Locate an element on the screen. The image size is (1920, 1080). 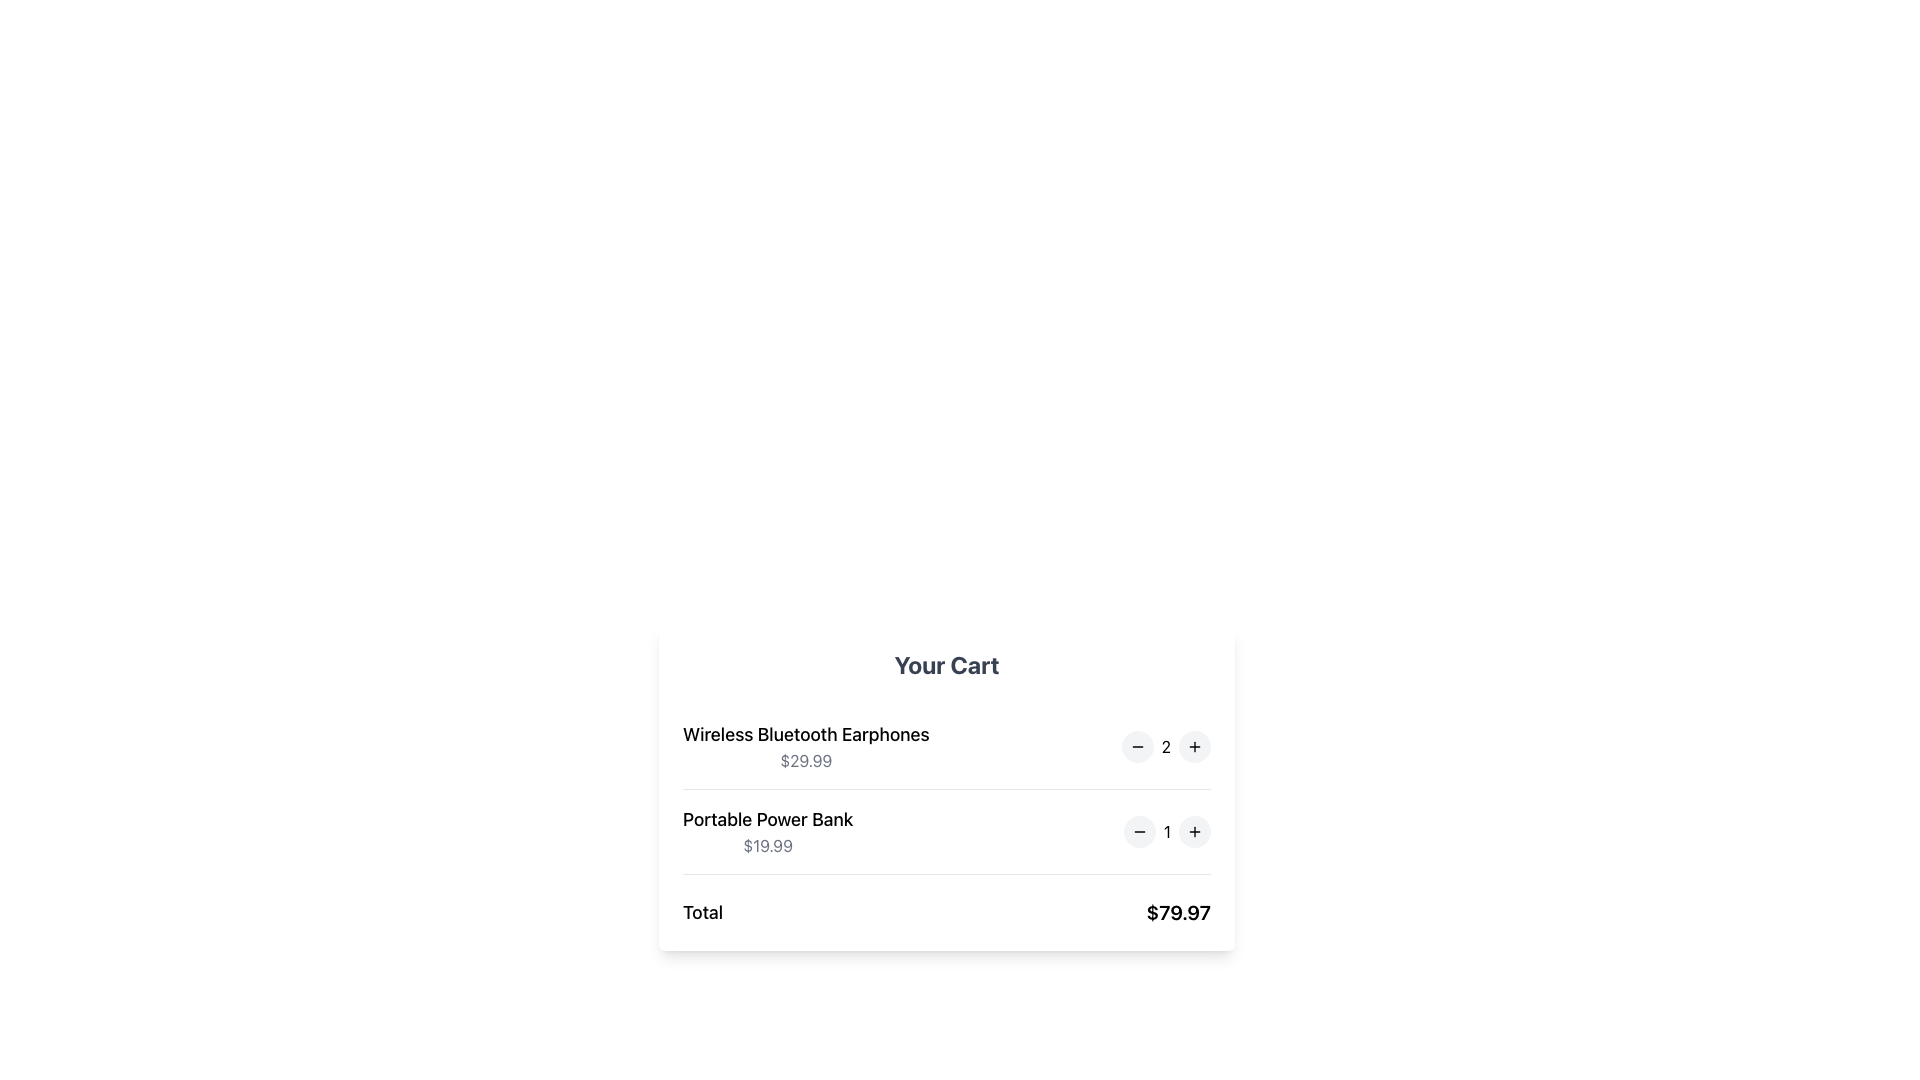
the text displaying the current count of items in the cart for 'Wireless Bluetooth Earphones', located between the minus and plus buttons in the 'Your Cart' section is located at coordinates (1166, 747).